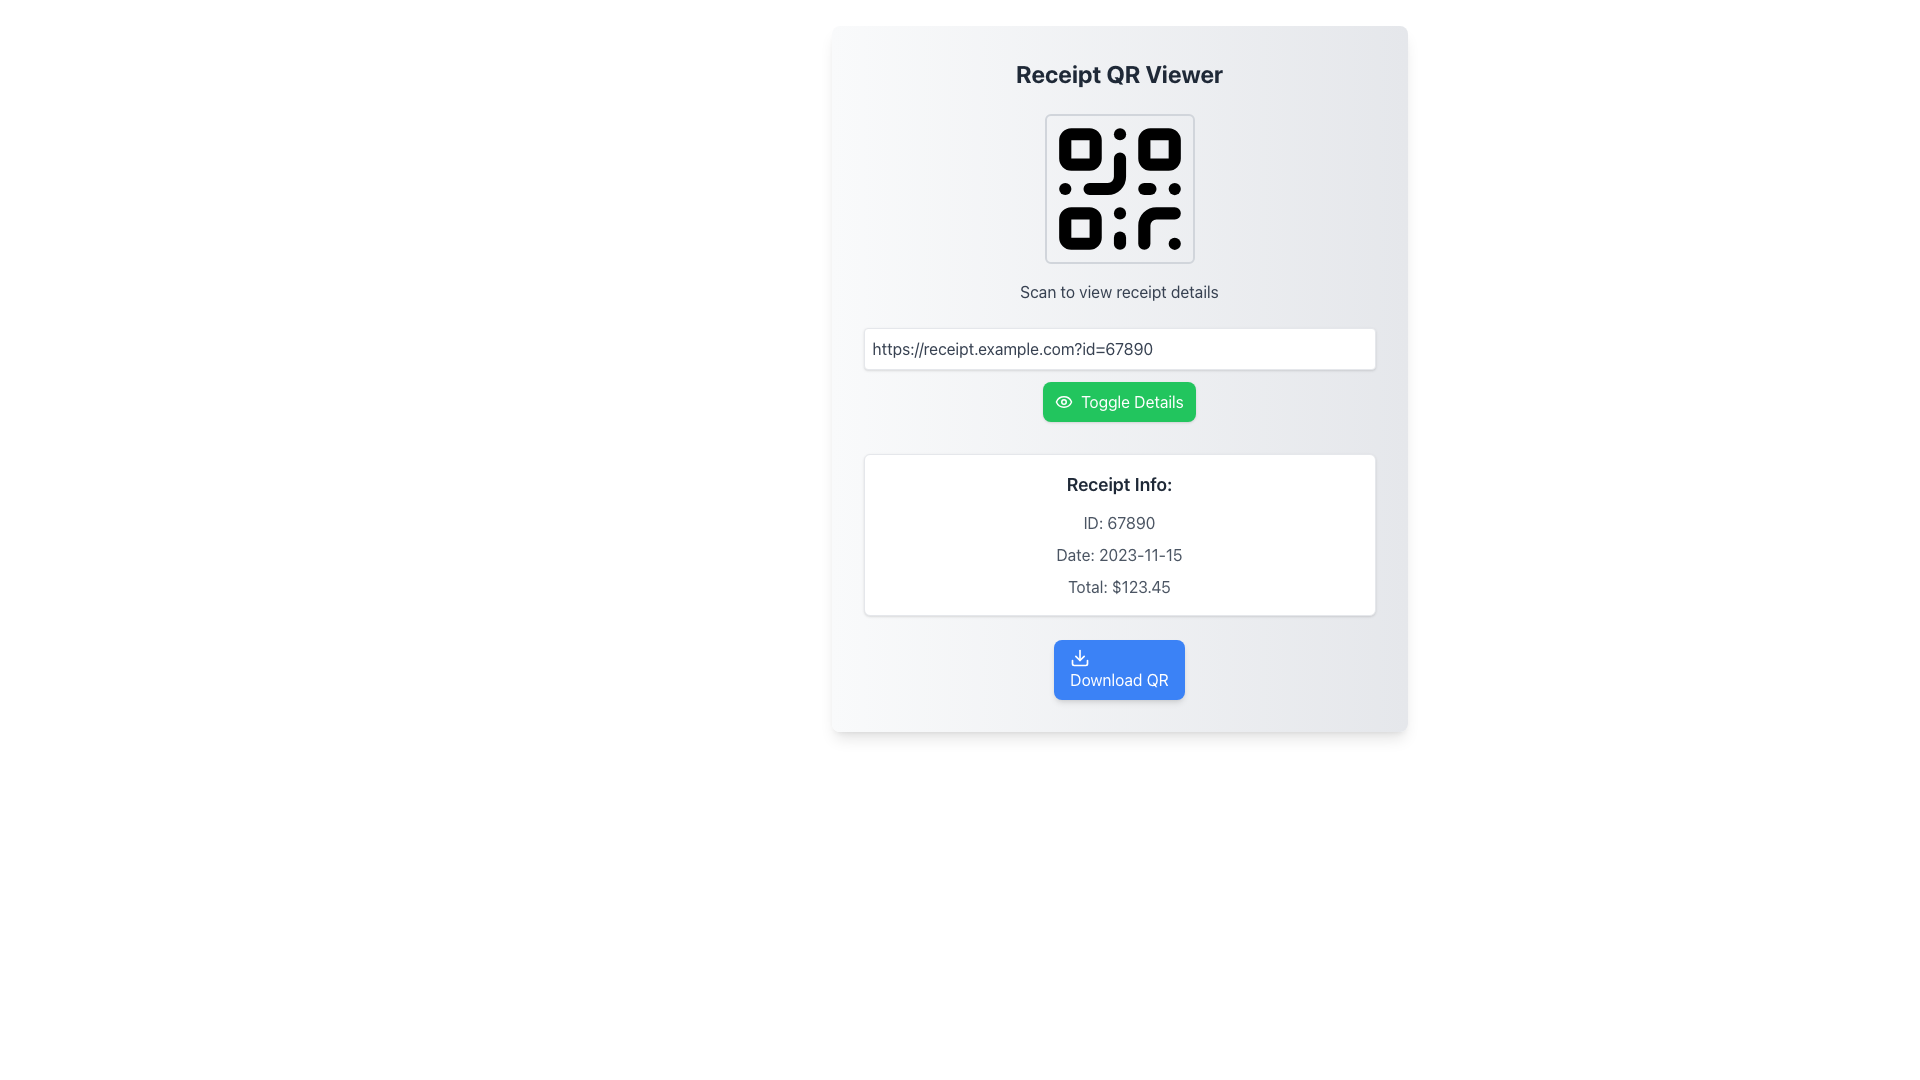  I want to click on the first small square of the QR Code Structural Component located in the top-left corner of the QR code area, so click(1079, 148).